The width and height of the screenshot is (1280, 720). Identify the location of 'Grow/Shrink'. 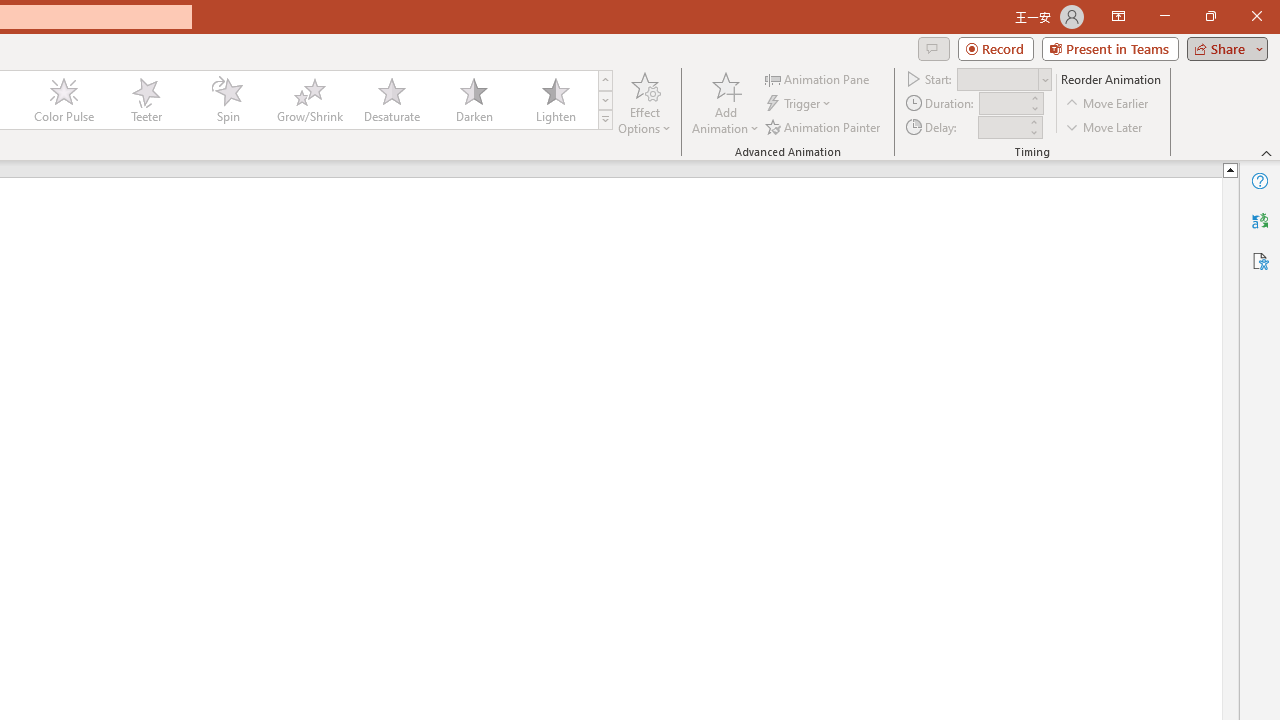
(308, 100).